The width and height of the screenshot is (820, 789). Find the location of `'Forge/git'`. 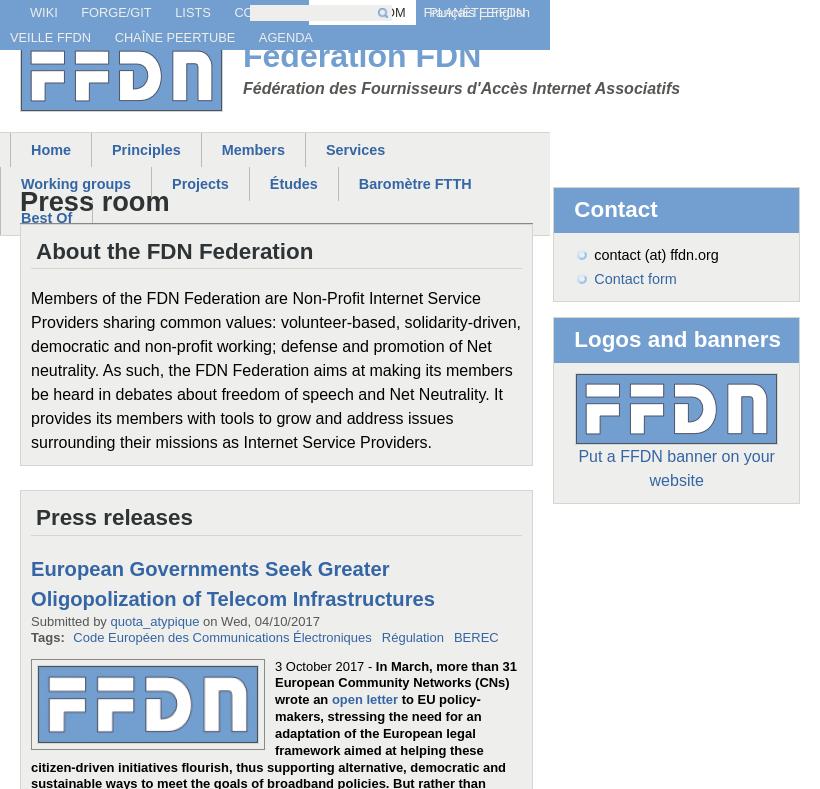

'Forge/git' is located at coordinates (115, 11).